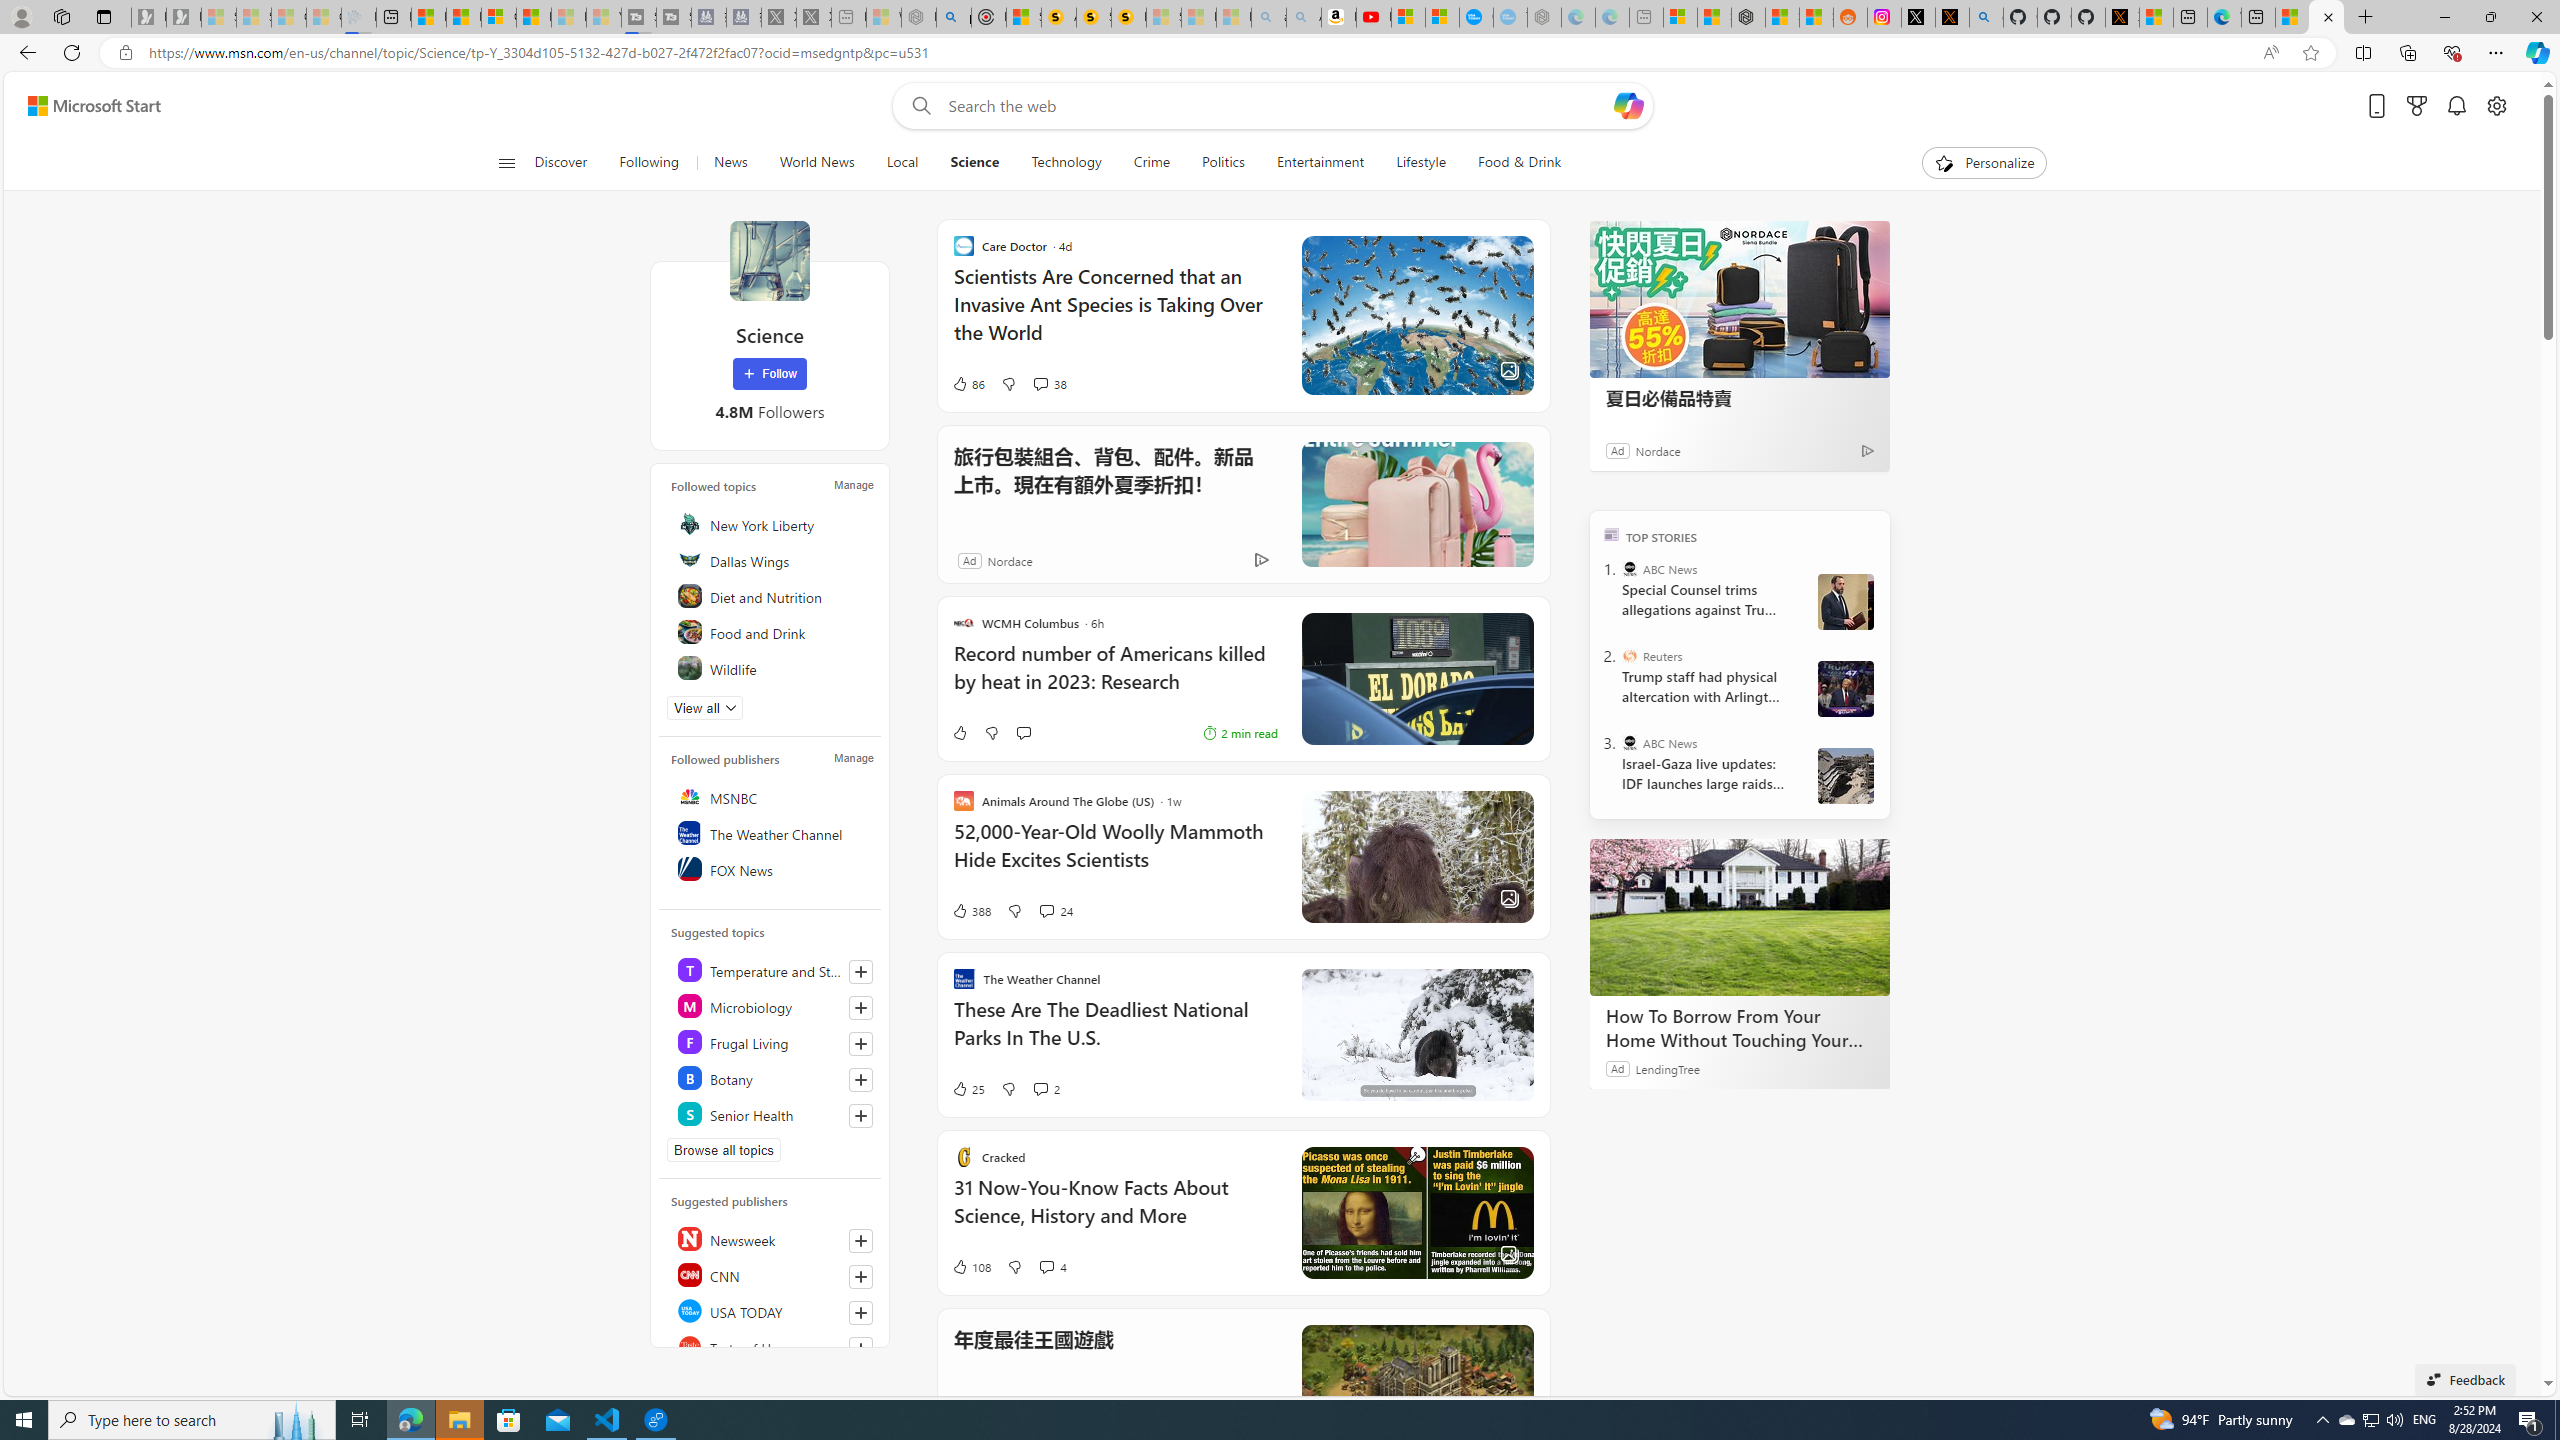 This screenshot has height=1440, width=2560. What do you see at coordinates (1630, 654) in the screenshot?
I see `'Reuters'` at bounding box center [1630, 654].